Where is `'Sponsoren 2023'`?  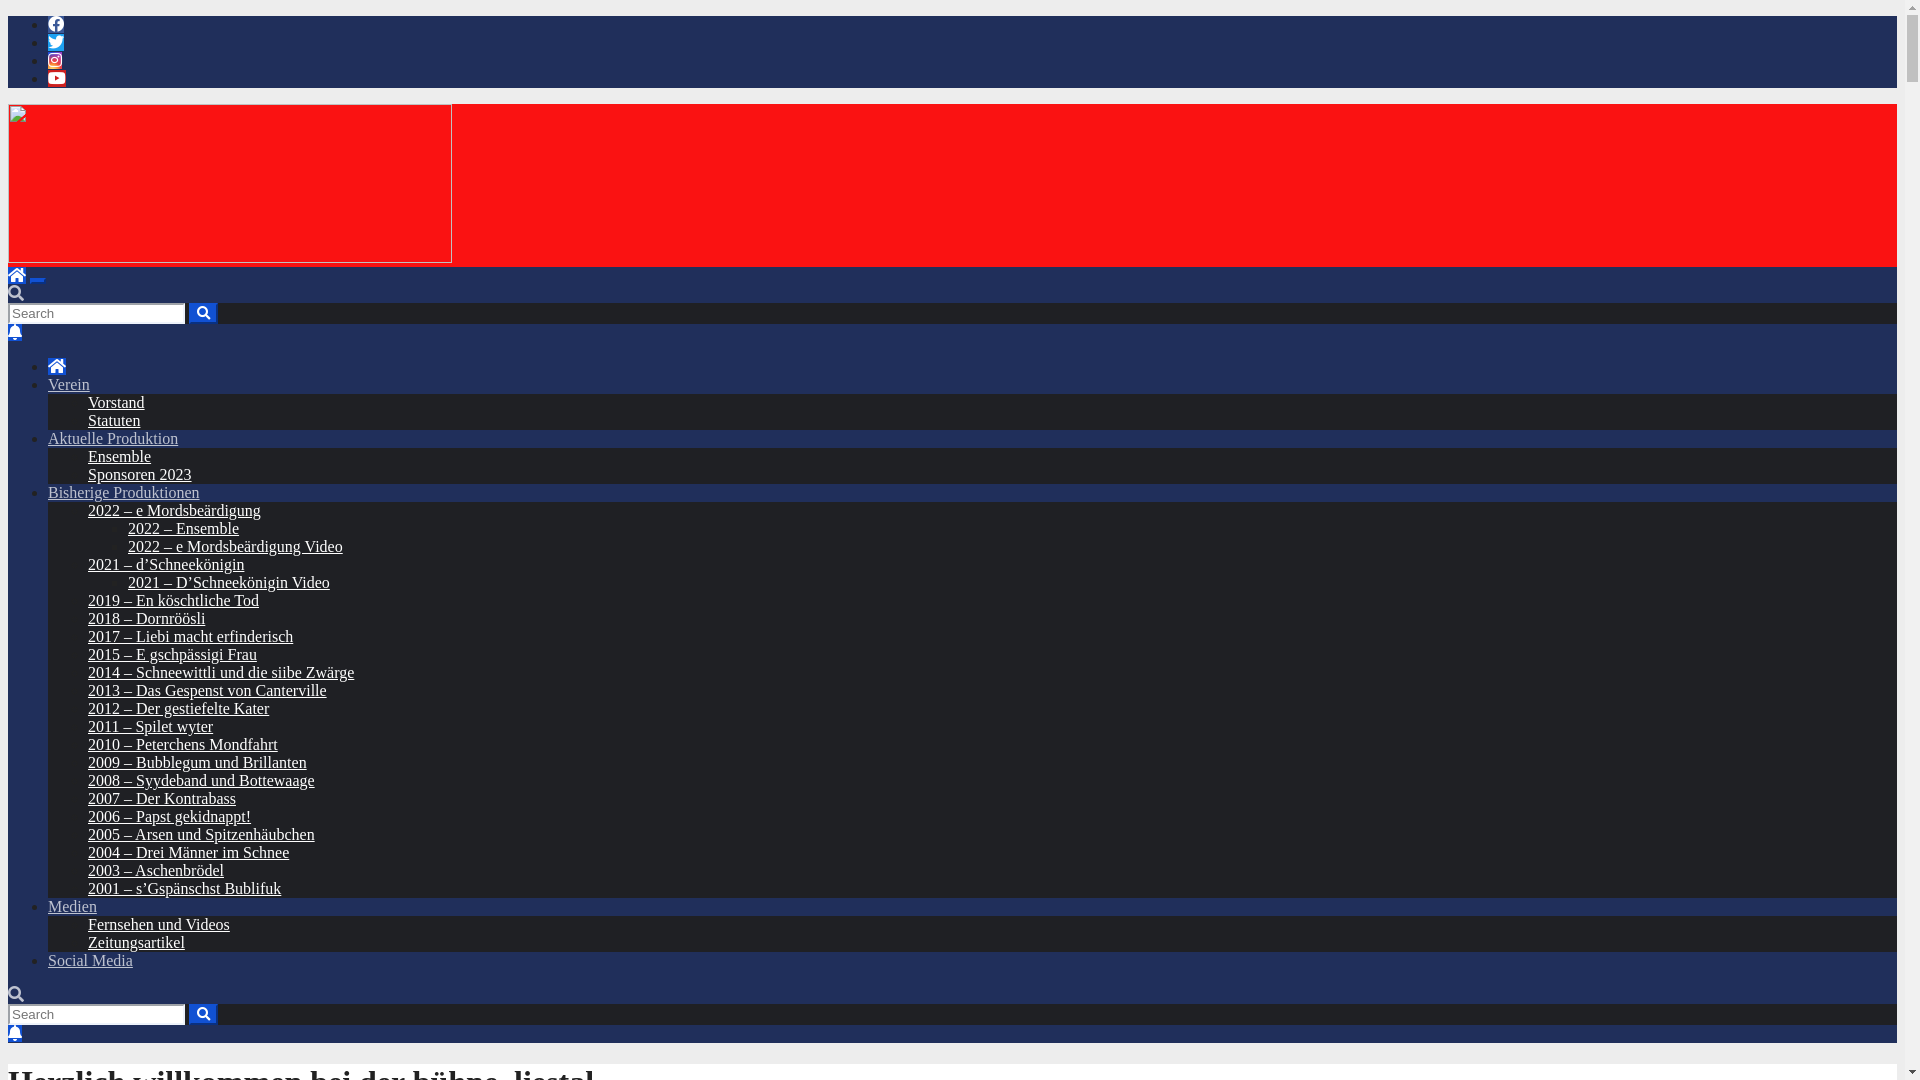
'Sponsoren 2023' is located at coordinates (86, 474).